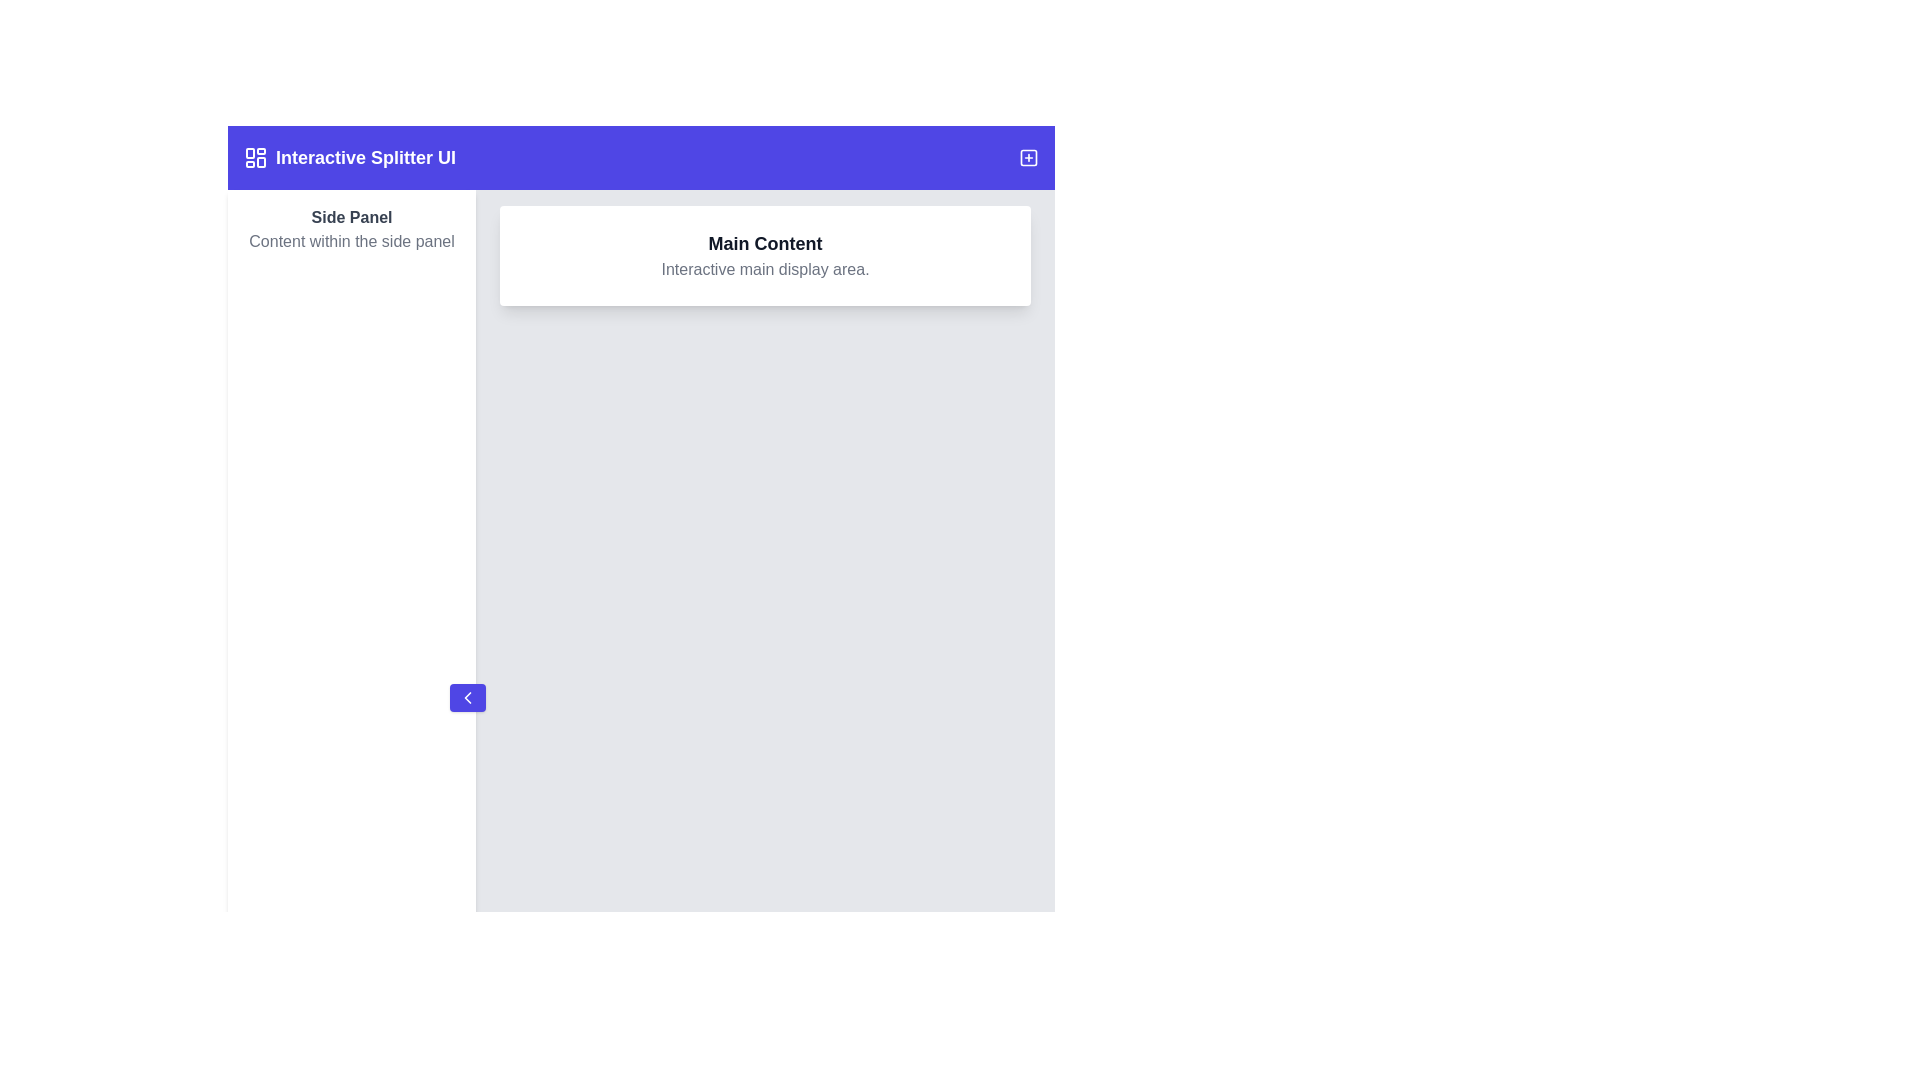 The height and width of the screenshot is (1080, 1920). I want to click on text label that serves as the title for the side panel, providing context for its content, so click(352, 218).